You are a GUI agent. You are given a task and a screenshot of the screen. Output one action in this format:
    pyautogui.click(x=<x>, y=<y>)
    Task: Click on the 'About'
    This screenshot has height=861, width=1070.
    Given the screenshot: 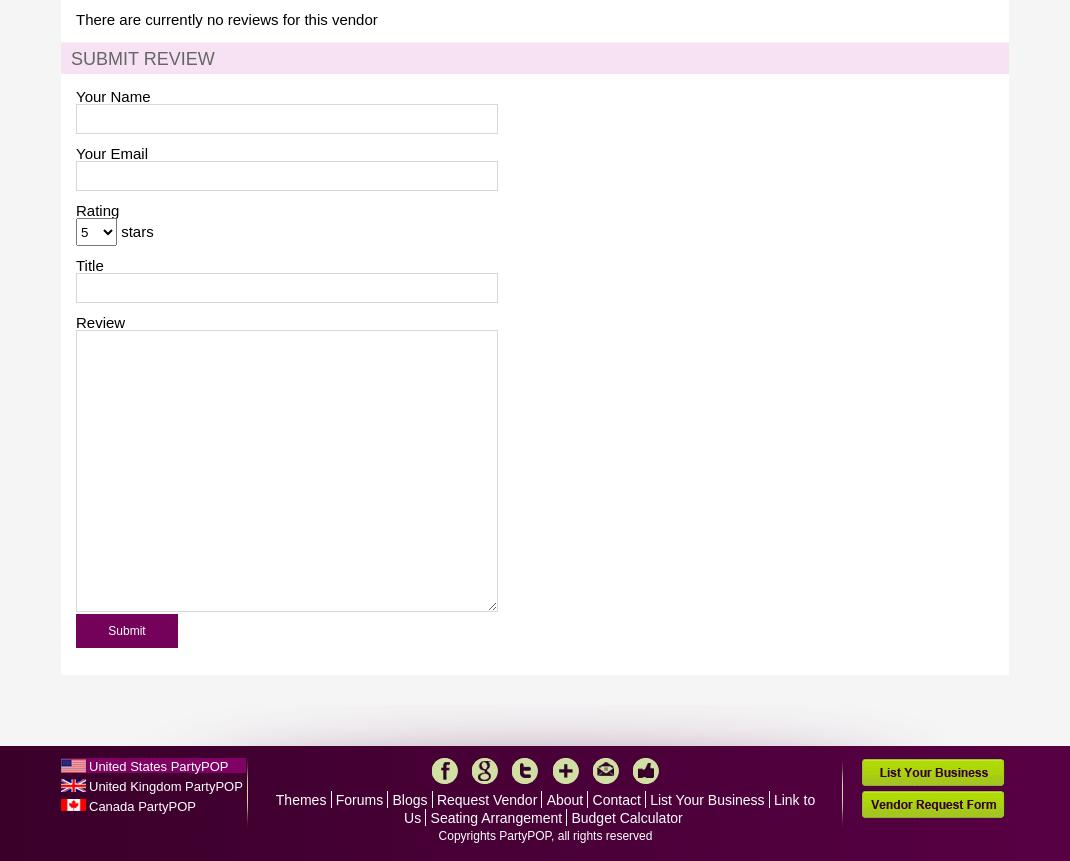 What is the action you would take?
    pyautogui.click(x=563, y=800)
    